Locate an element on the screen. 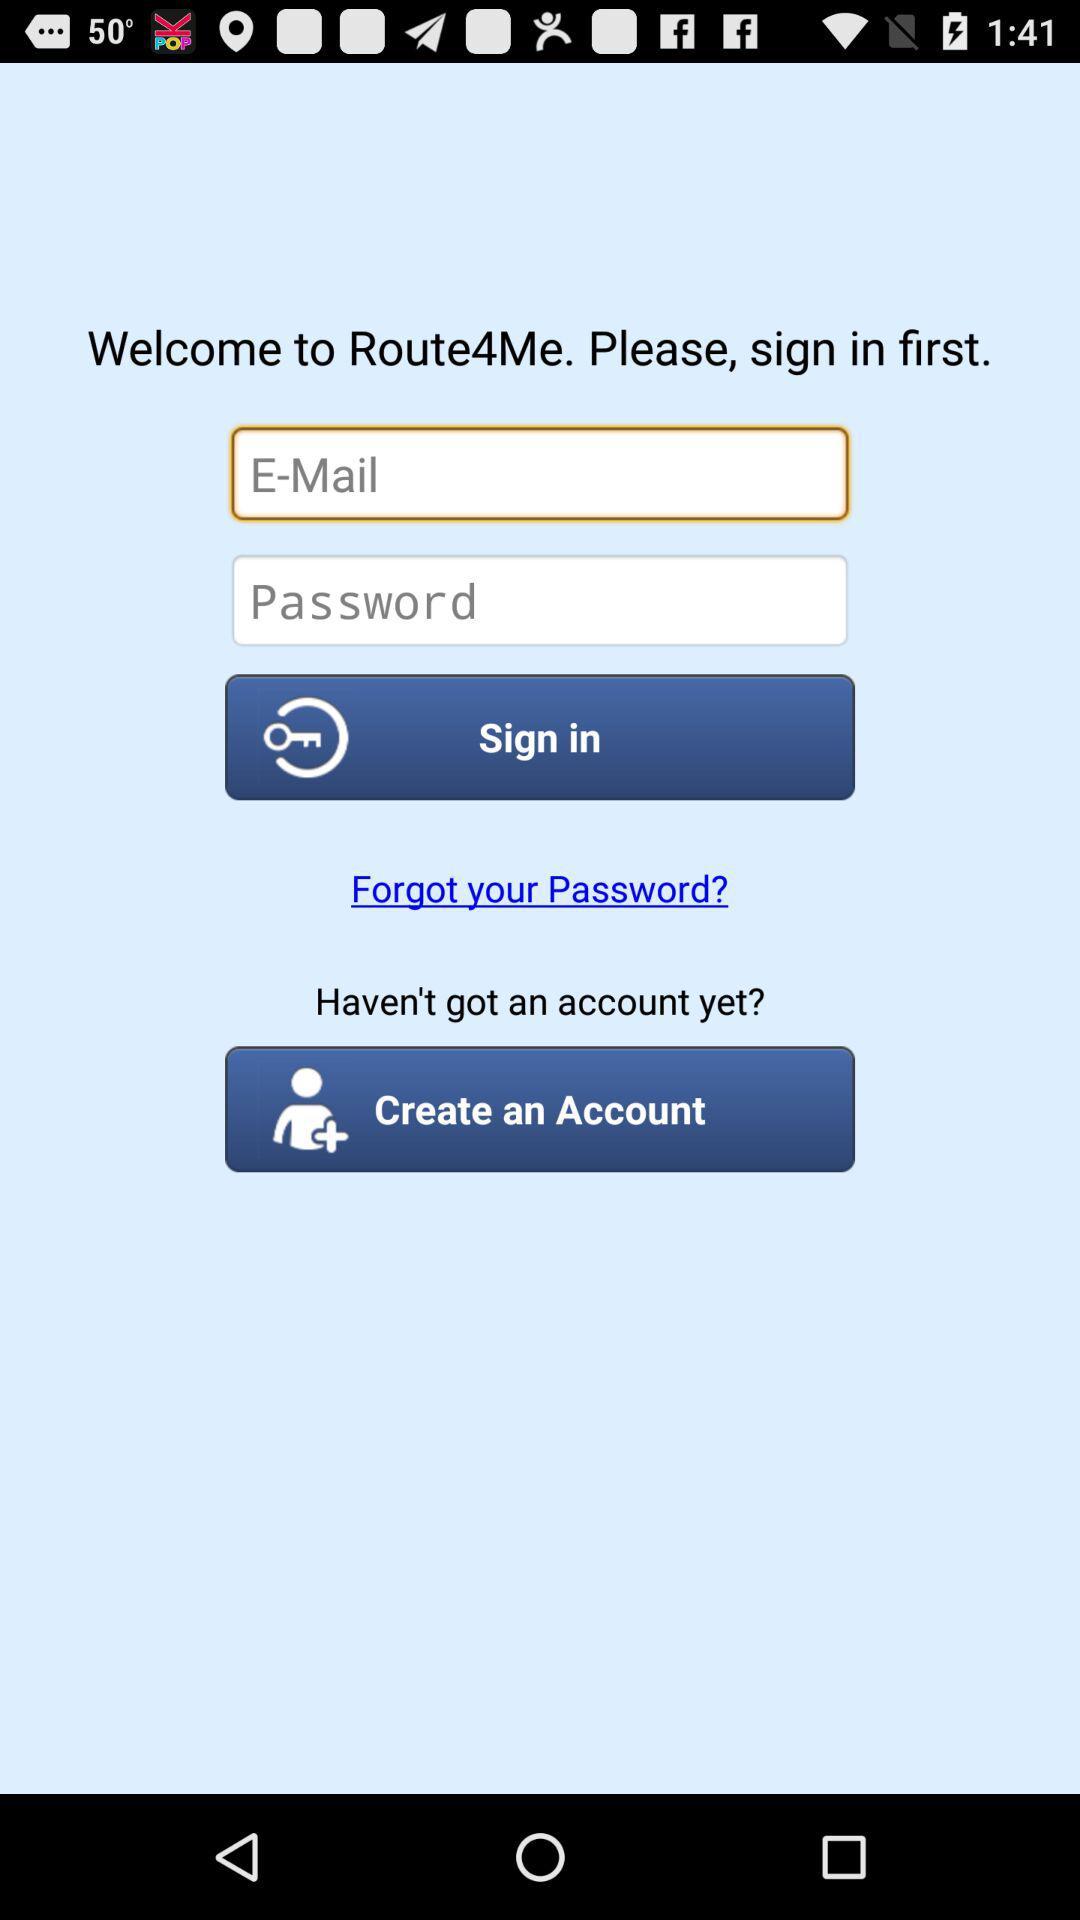  insert password is located at coordinates (540, 599).